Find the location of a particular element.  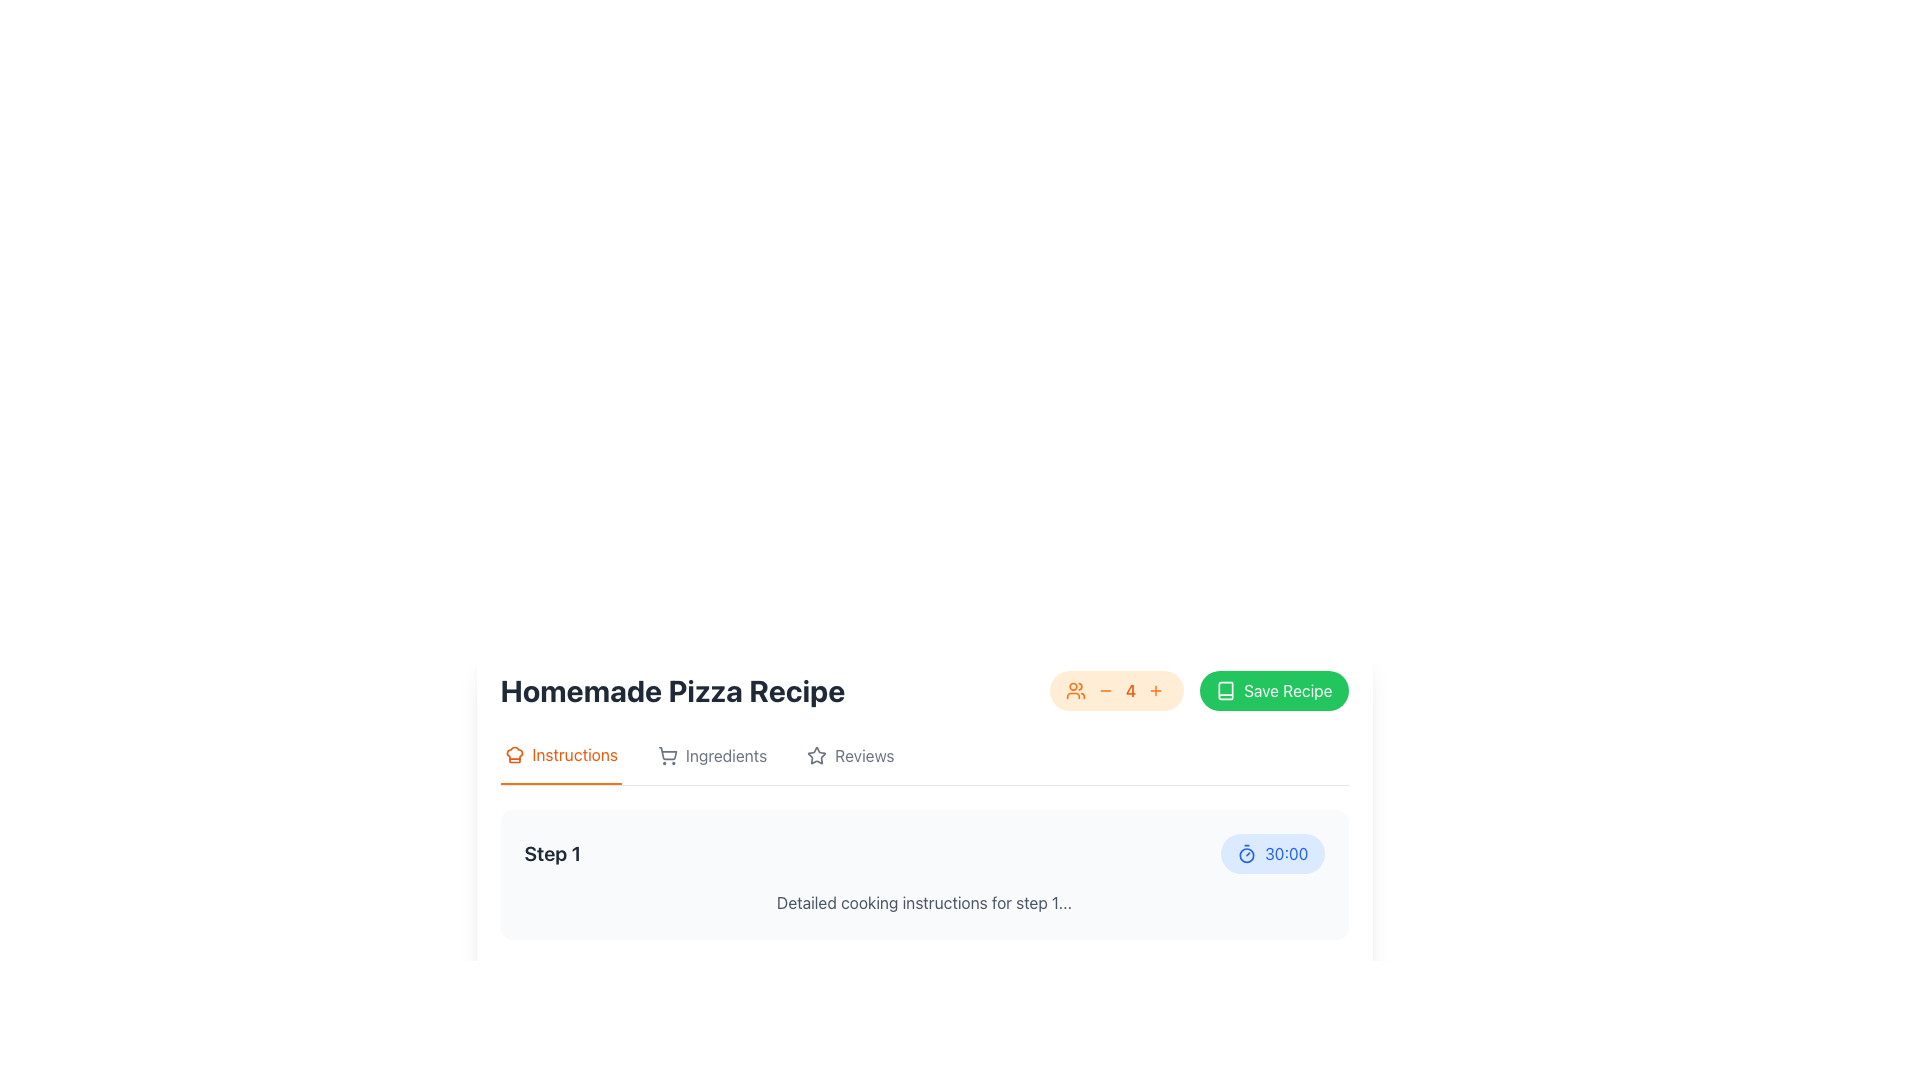

the static text label displaying 'Step 1', which is bold and prominent, located at the start of a step description section is located at coordinates (552, 853).